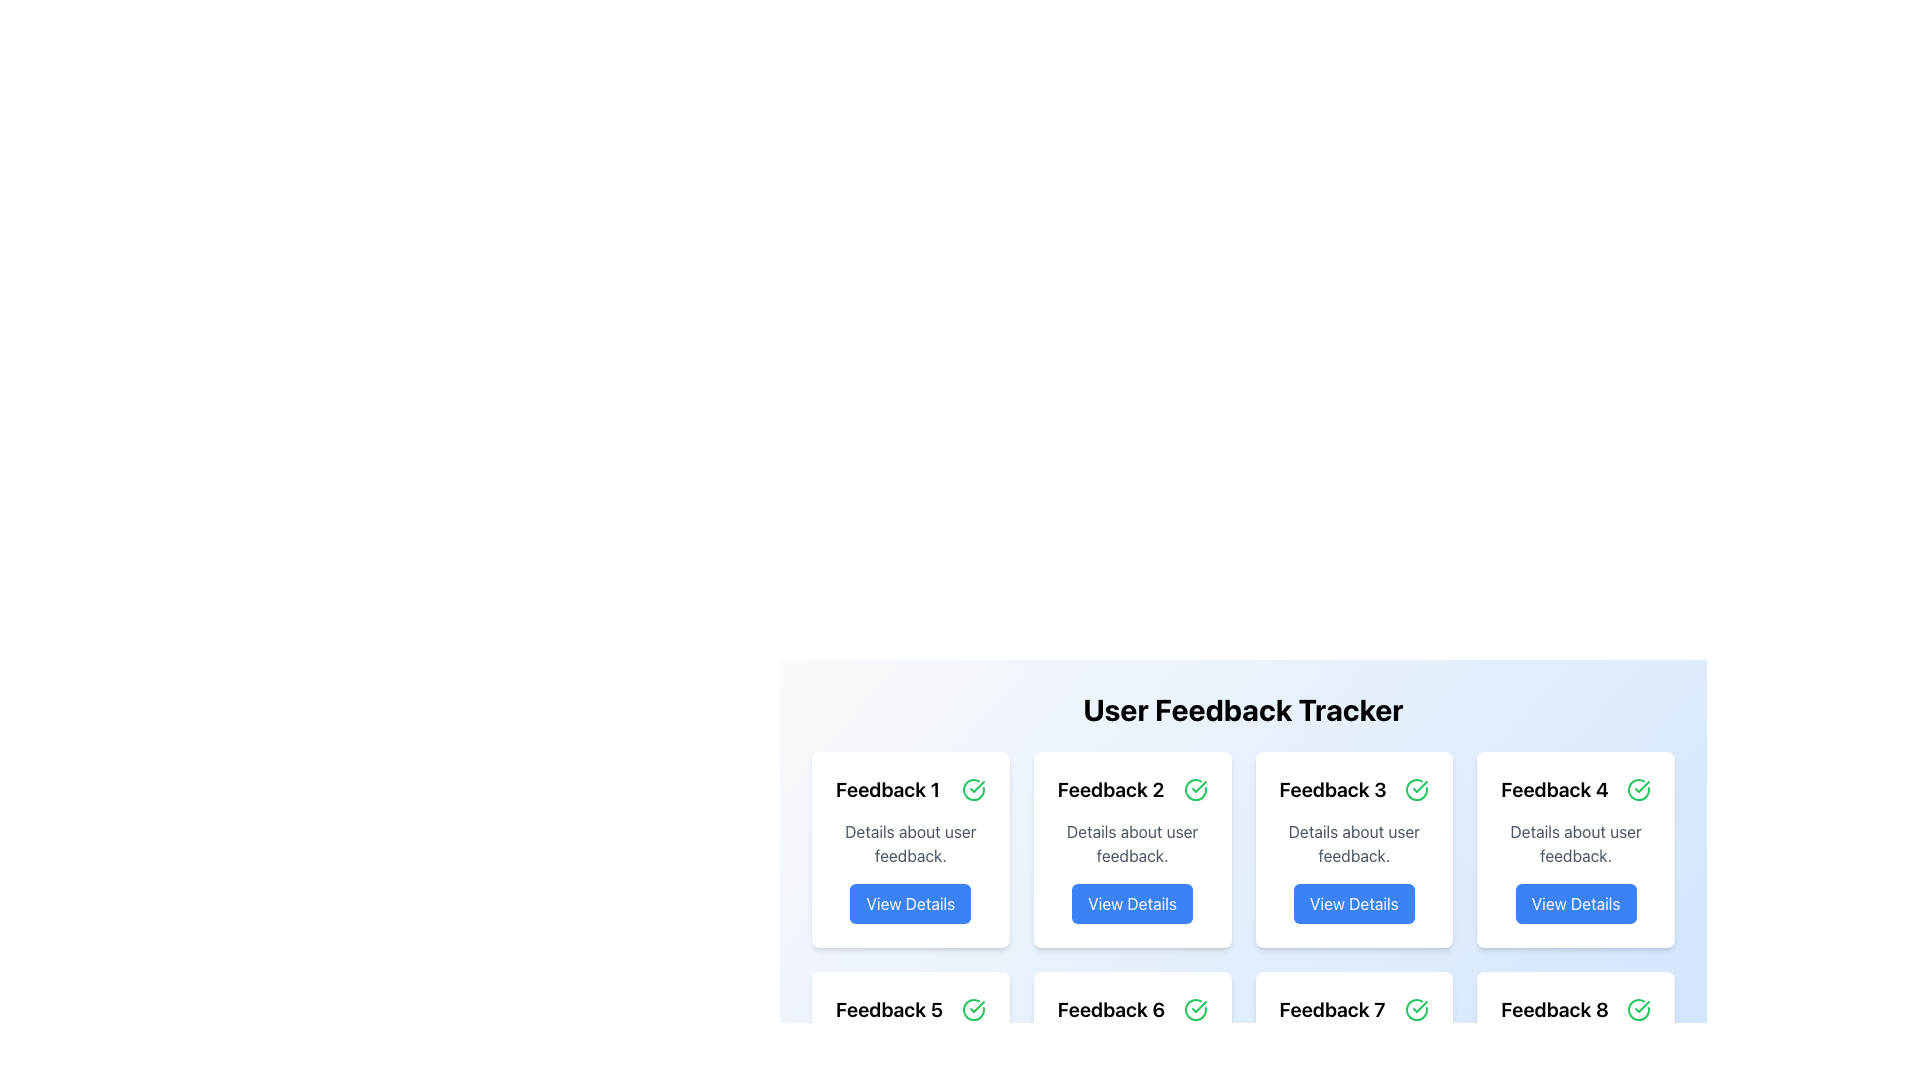 The width and height of the screenshot is (1920, 1080). What do you see at coordinates (1110, 1010) in the screenshot?
I see `the 'Feedback 6' text label element which is displayed in bold, large font above the 'View Details' button in a card-style layout` at bounding box center [1110, 1010].